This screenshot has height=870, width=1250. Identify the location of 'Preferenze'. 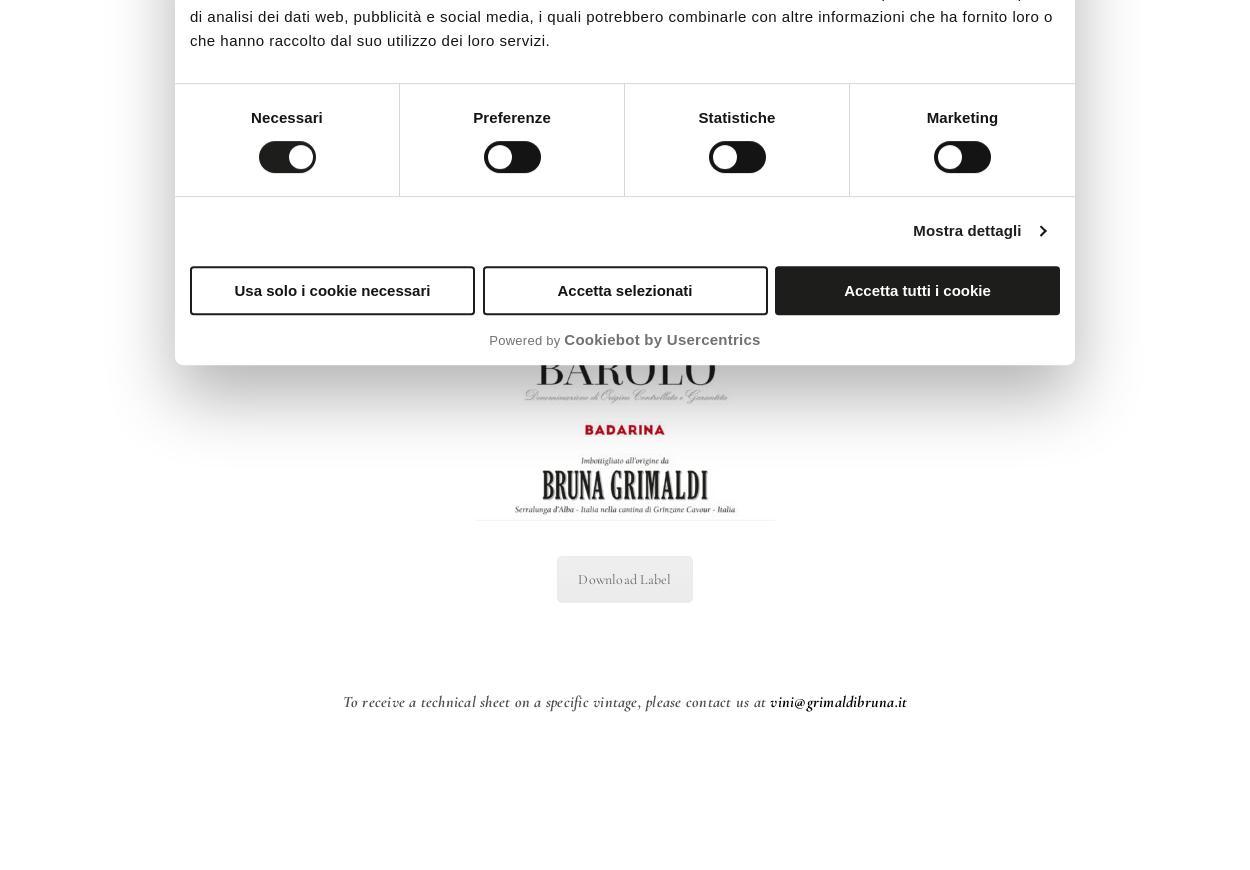
(511, 116).